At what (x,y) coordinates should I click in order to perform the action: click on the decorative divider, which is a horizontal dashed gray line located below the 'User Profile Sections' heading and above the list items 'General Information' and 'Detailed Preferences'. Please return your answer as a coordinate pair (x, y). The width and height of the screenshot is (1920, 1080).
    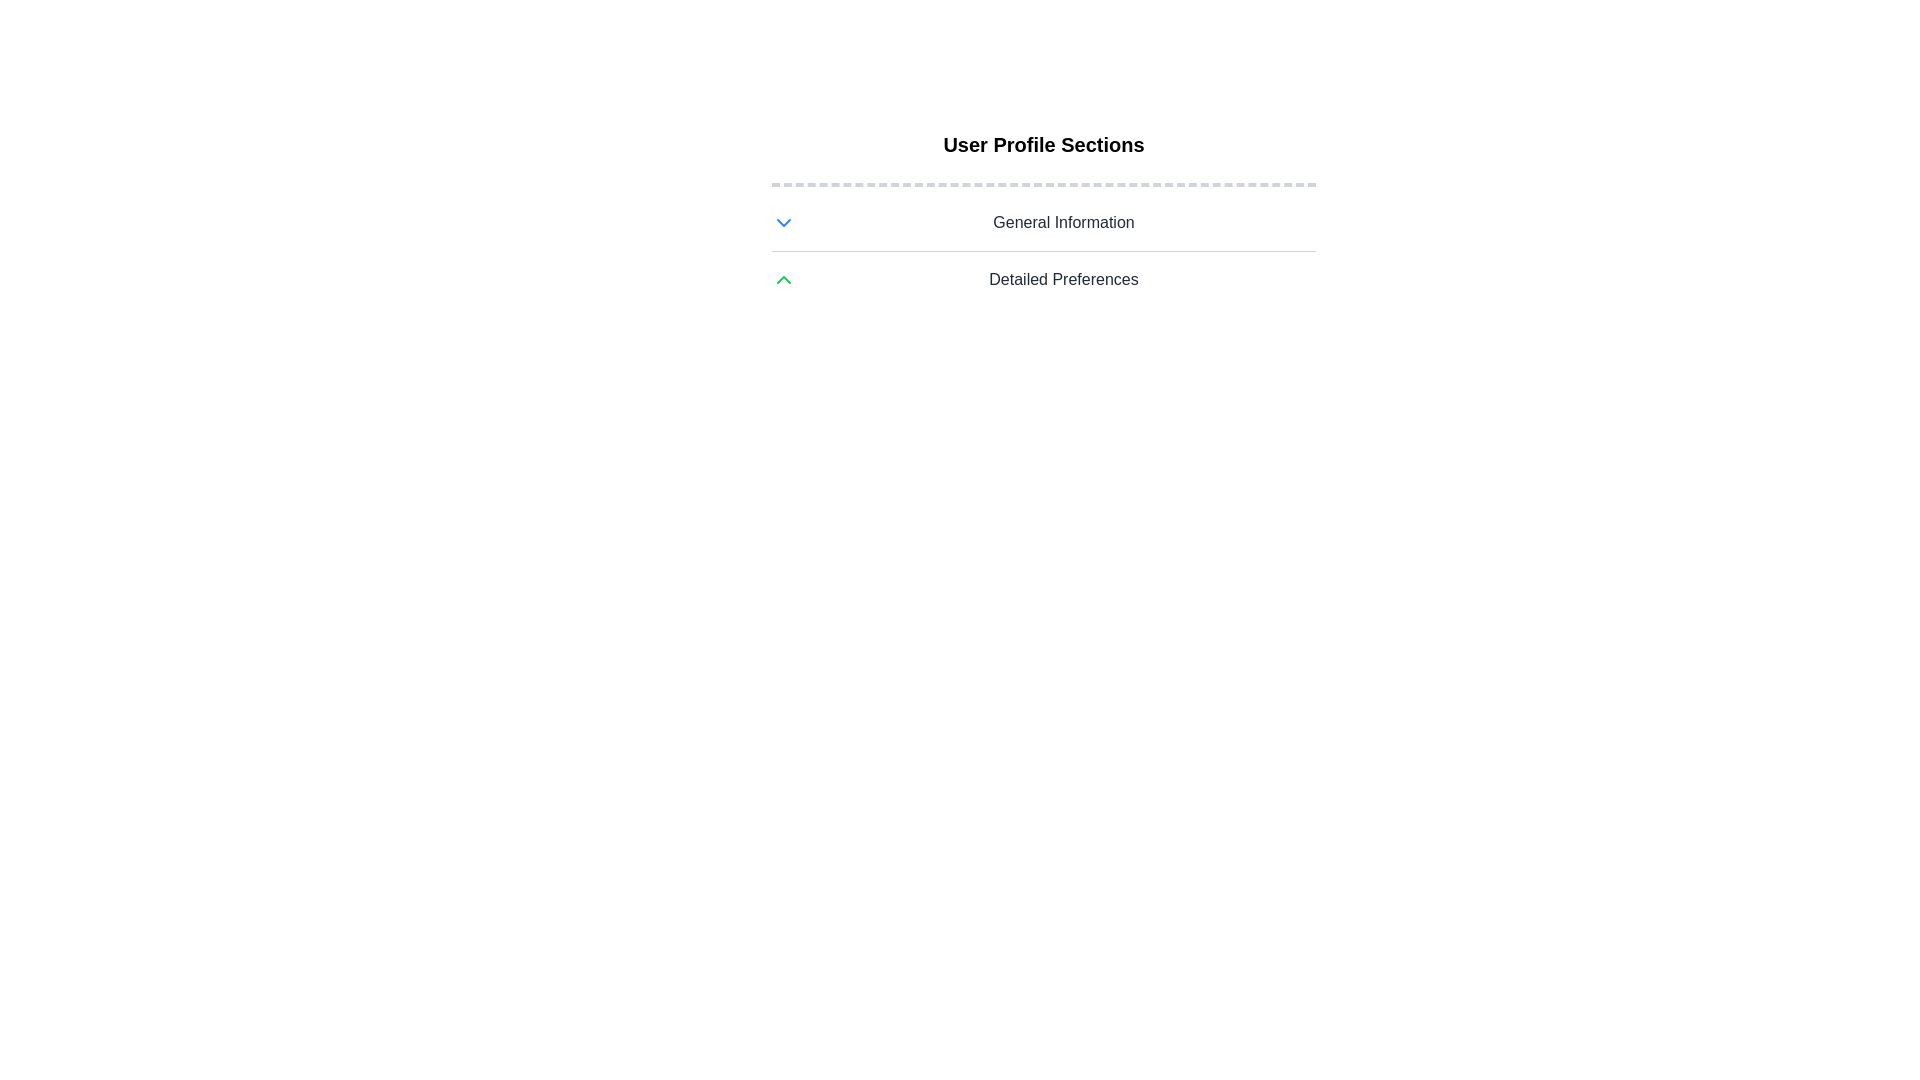
    Looking at the image, I should click on (1042, 185).